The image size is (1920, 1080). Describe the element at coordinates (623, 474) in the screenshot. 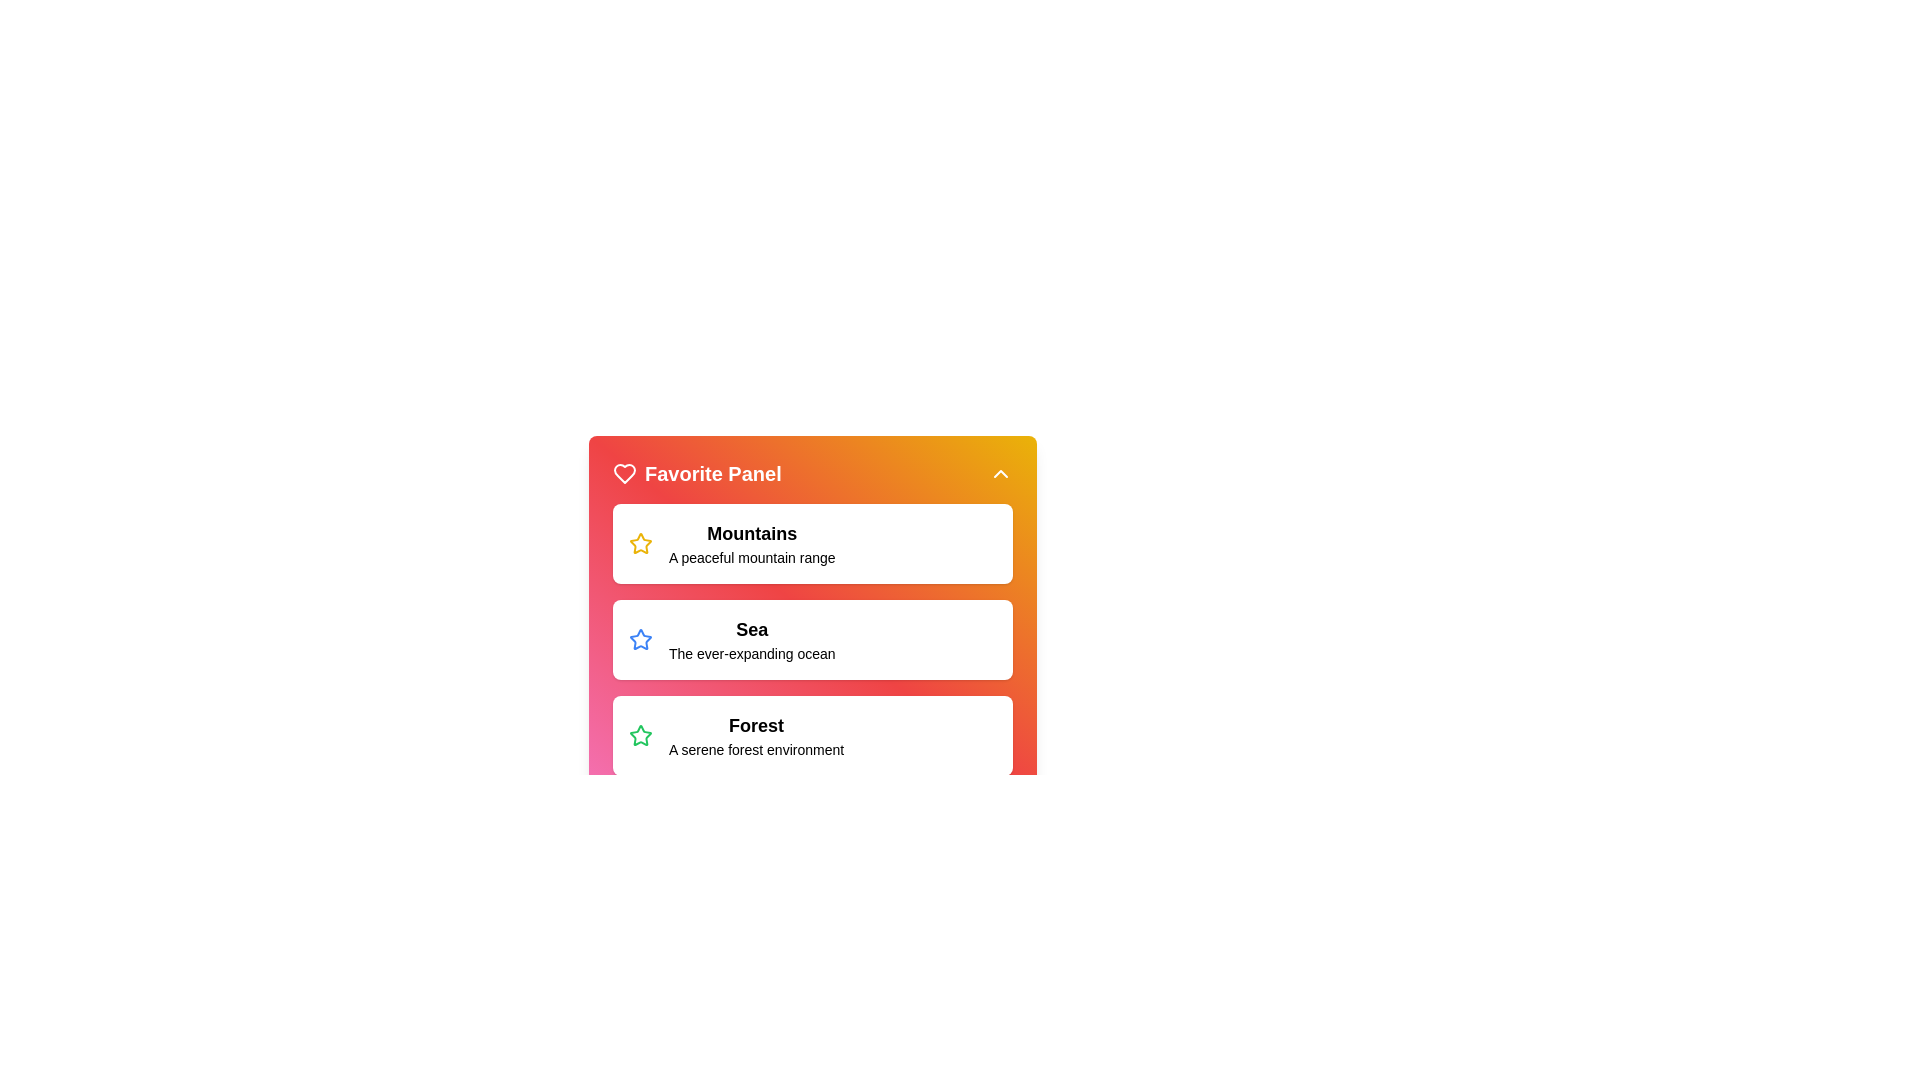

I see `the heart-shaped icon filled with red color located in the top-left corner of the 'Favorite Panel' header` at that location.